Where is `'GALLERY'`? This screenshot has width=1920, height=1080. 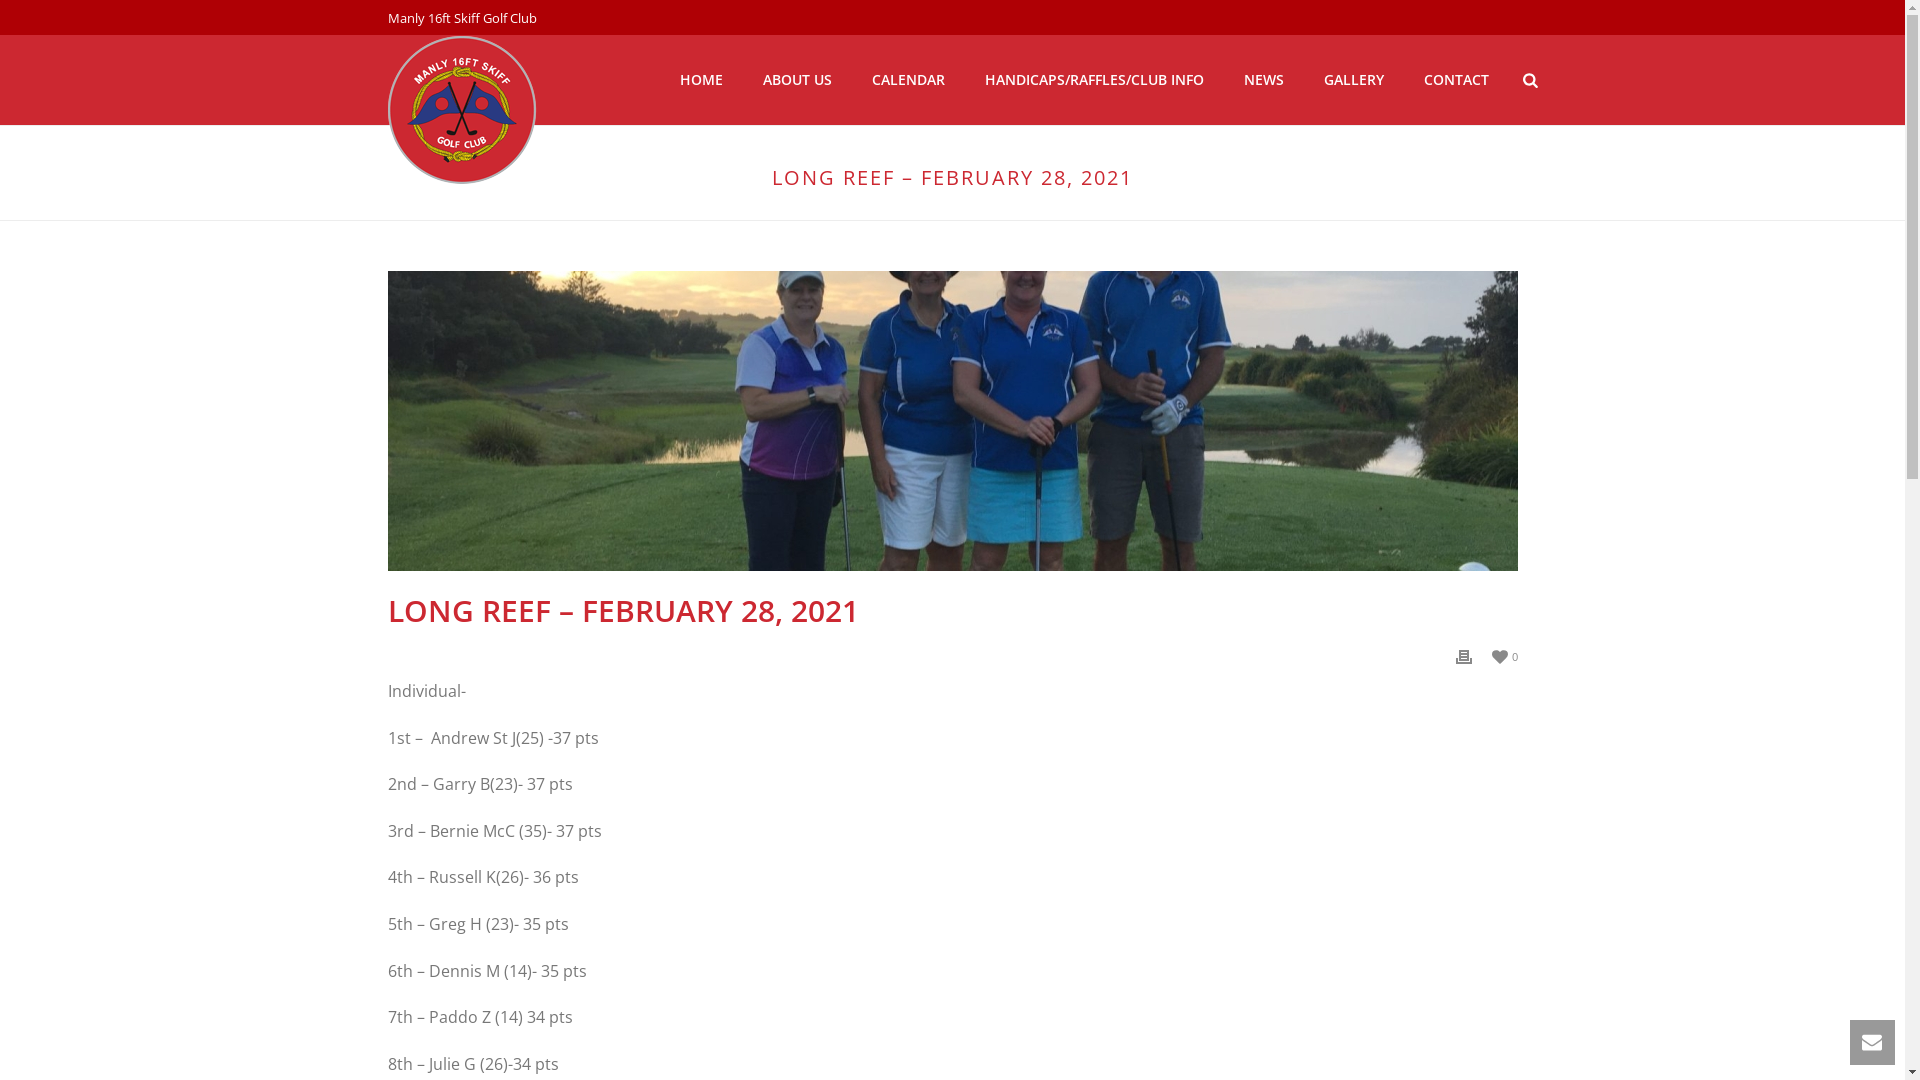 'GALLERY' is located at coordinates (1353, 79).